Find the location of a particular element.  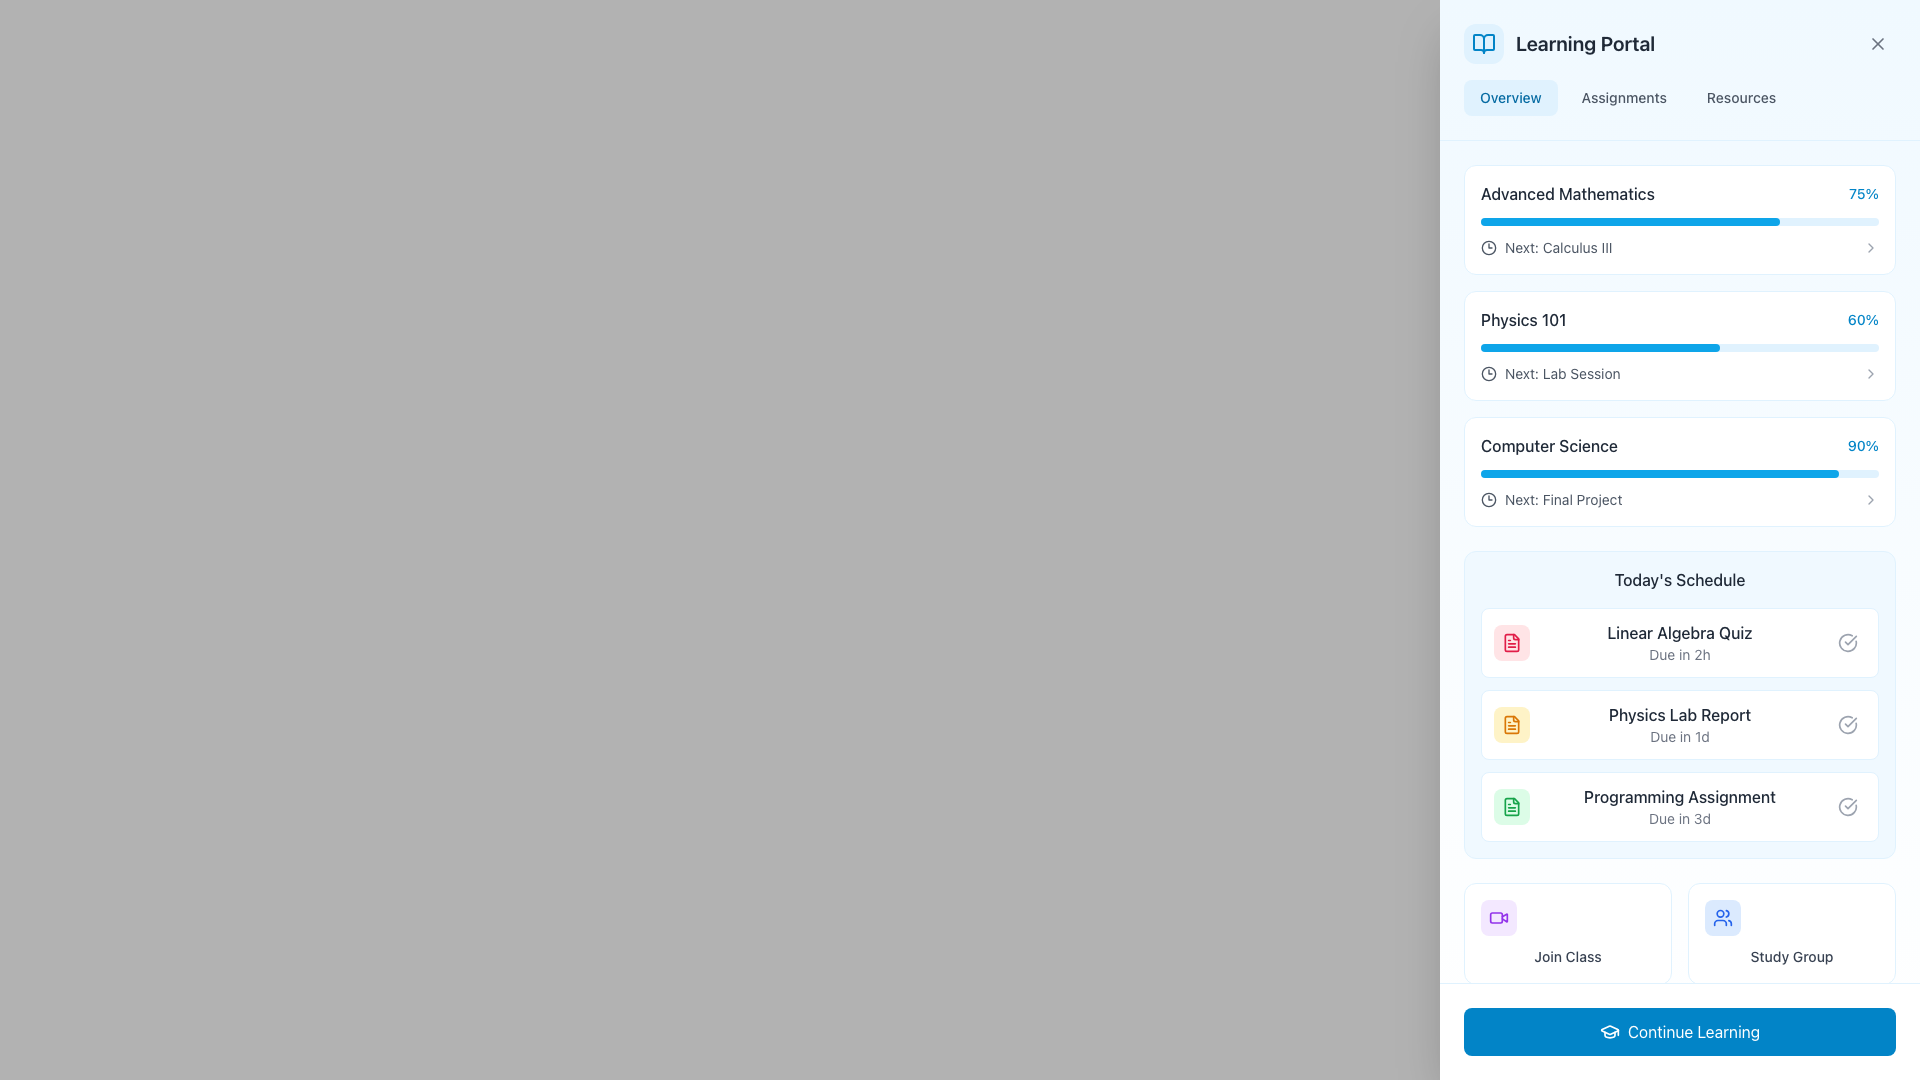

the decorative vector graphic icon representing 'book' or 'learning' located within the 'Continue Learning' button is located at coordinates (1722, 1035).